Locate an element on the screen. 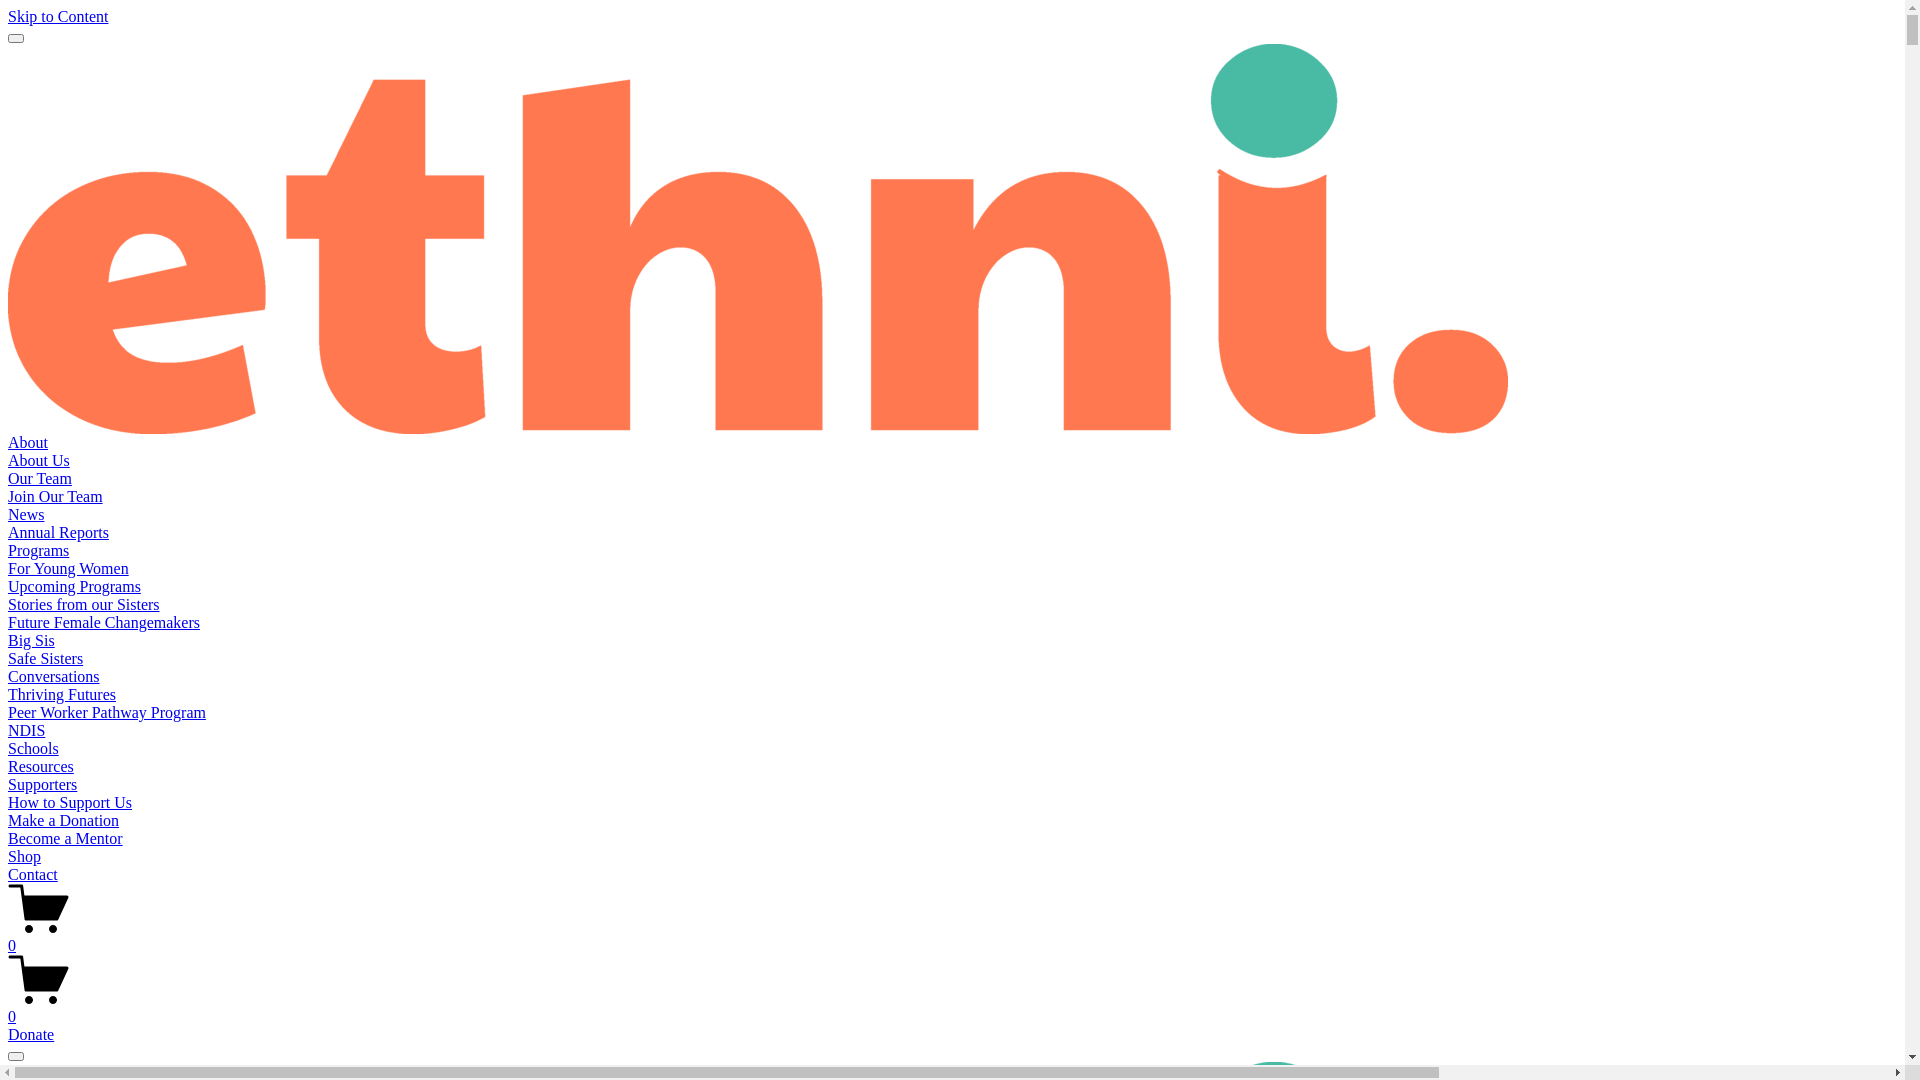 This screenshot has height=1080, width=1920. 'Resources' is located at coordinates (8, 765).